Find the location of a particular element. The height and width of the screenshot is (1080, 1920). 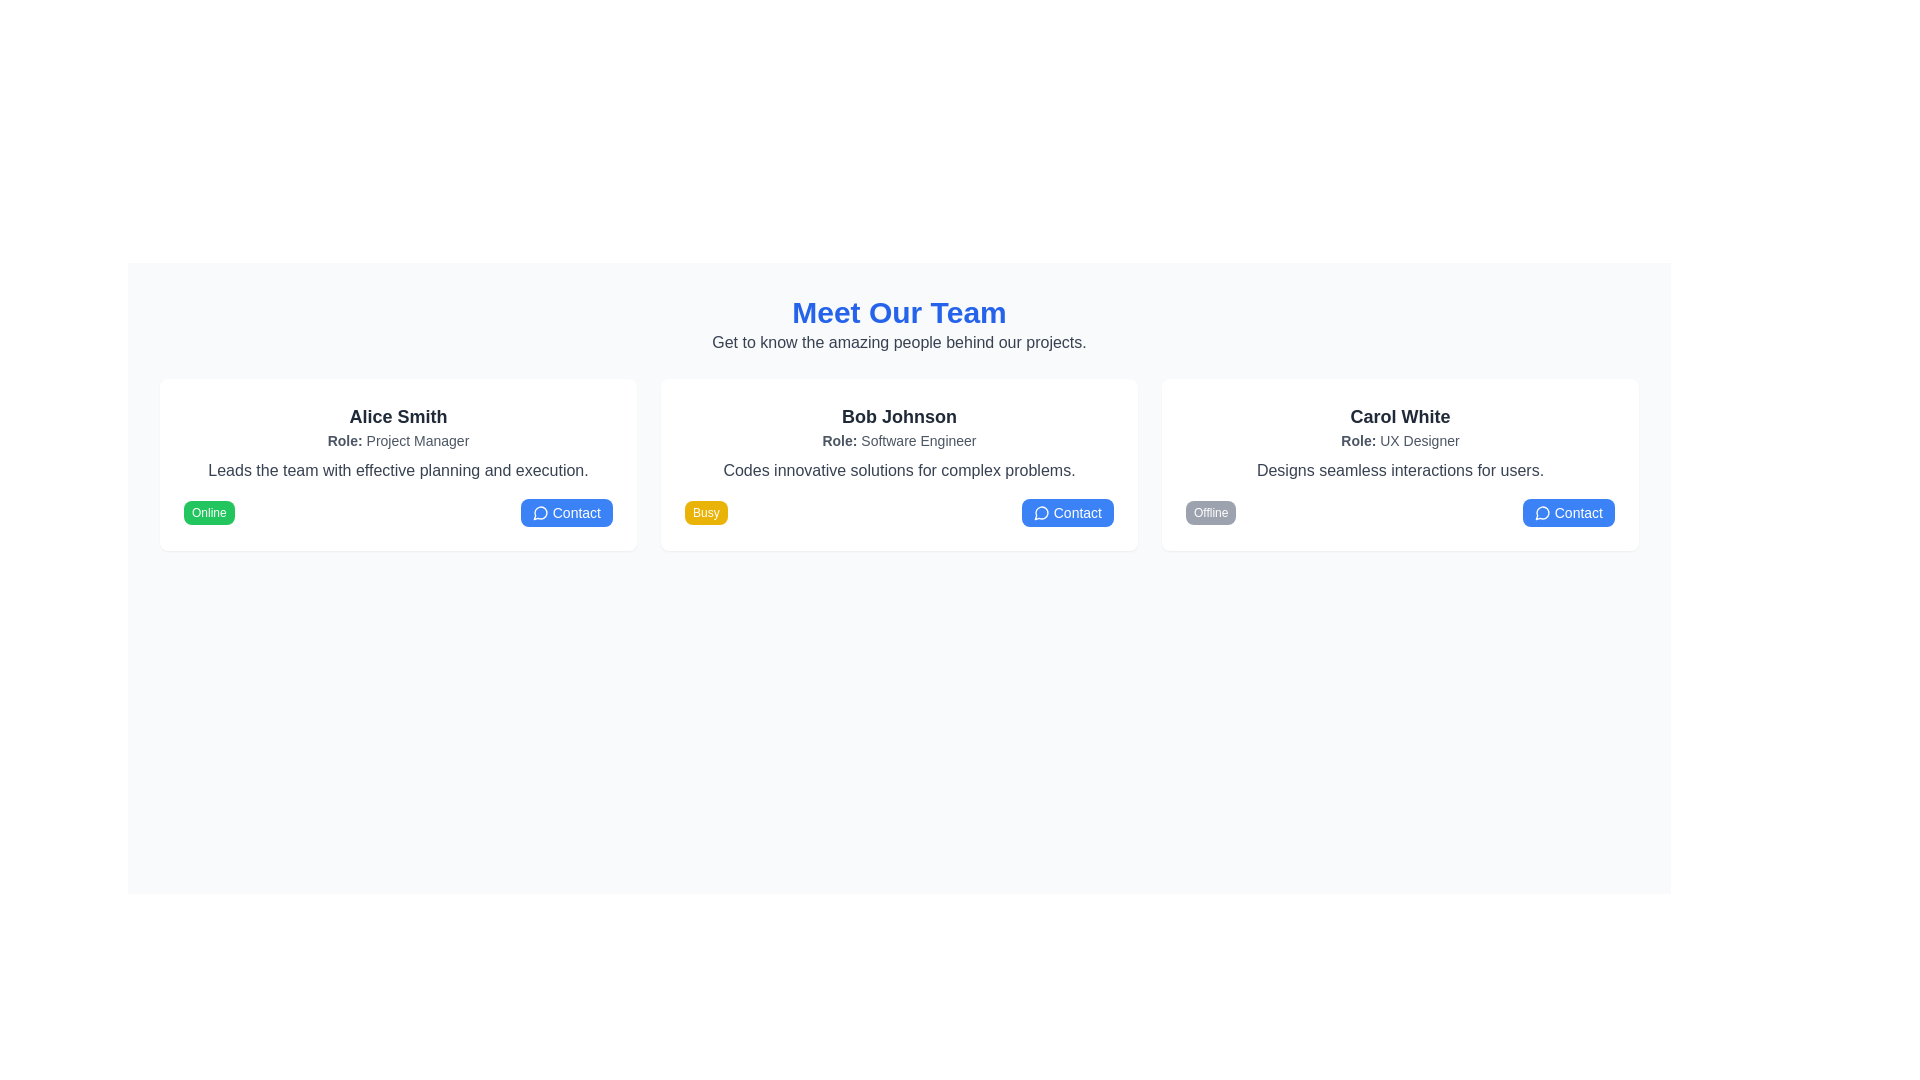

the 'Contact' button with a blue background and white text, located at the bottom-right corner of the rightmost card in a three-card layout is located at coordinates (1567, 512).